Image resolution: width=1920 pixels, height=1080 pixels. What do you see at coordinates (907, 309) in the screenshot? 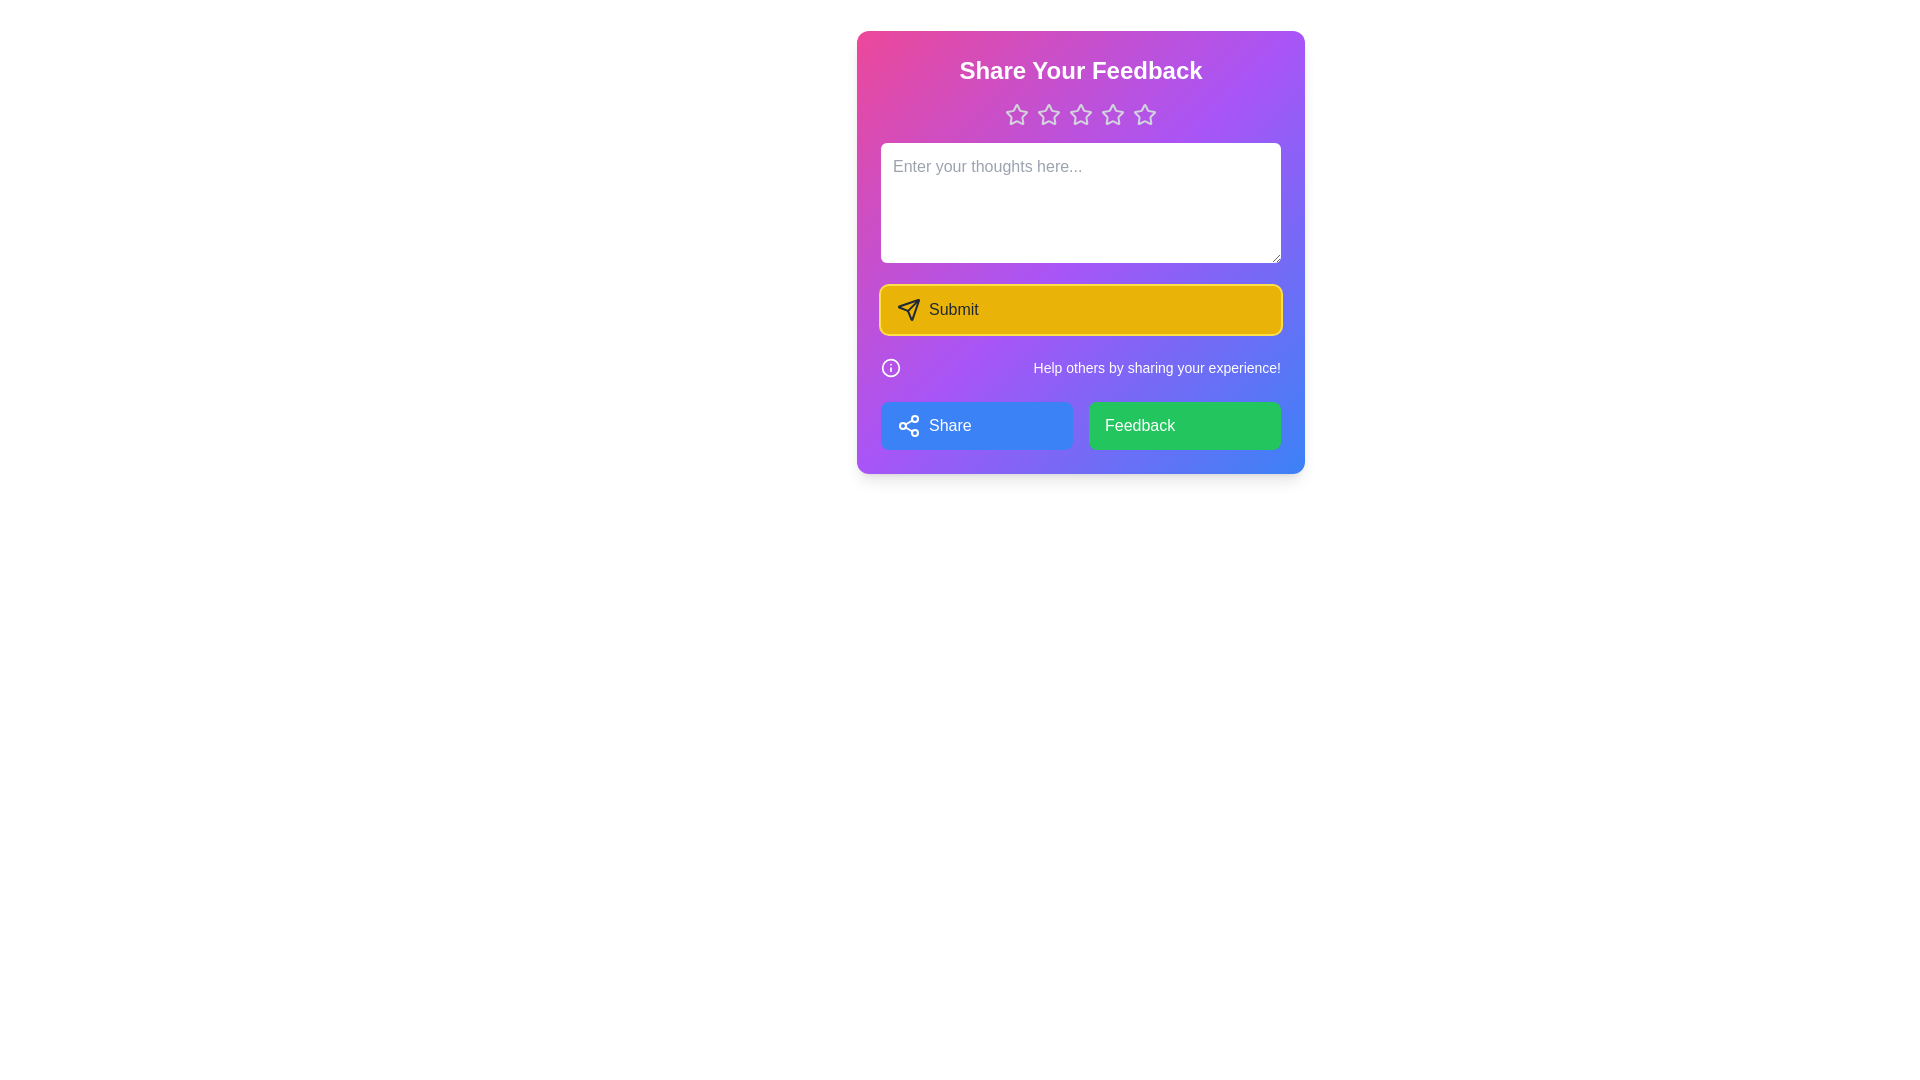
I see `the icon associated with the 'Submit' button` at bounding box center [907, 309].